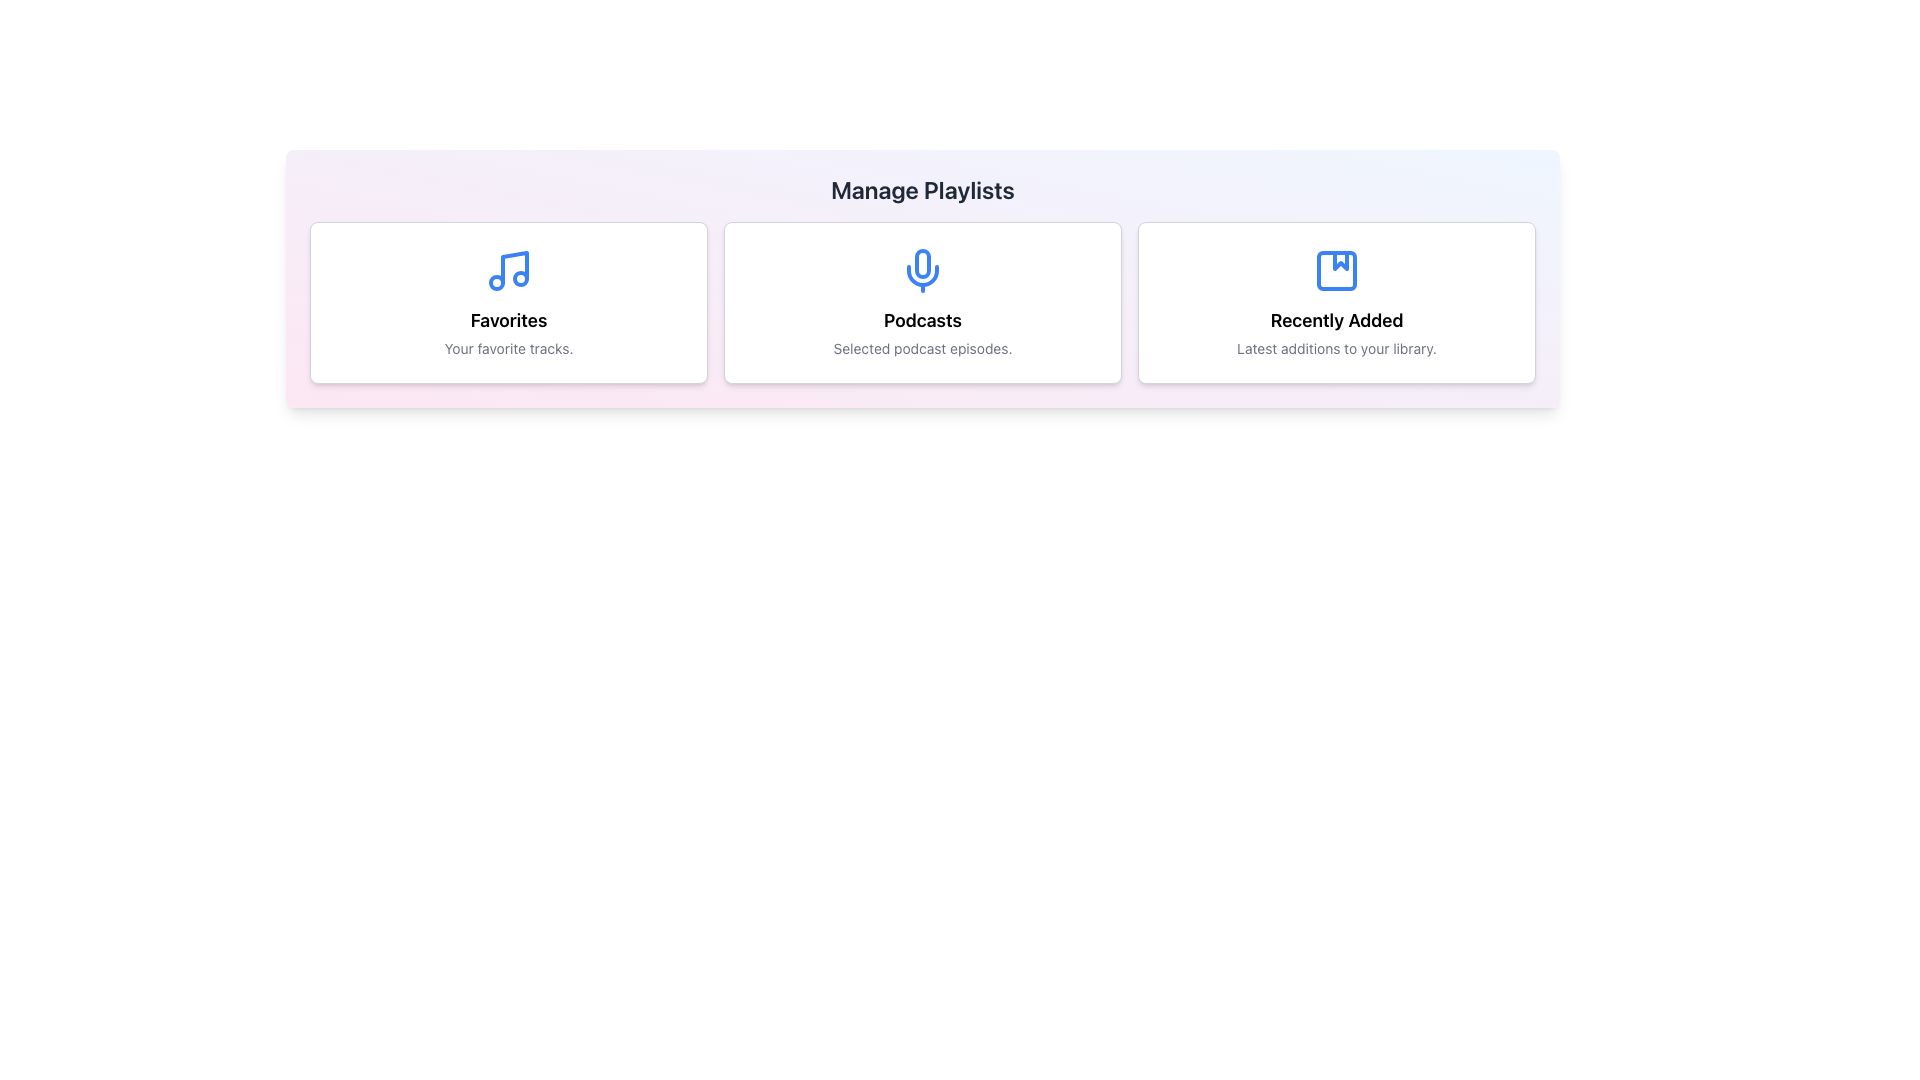 This screenshot has height=1080, width=1920. Describe the element at coordinates (1337, 303) in the screenshot. I see `the 'Recently Added' button, characterized by its white background, blue album icon, and bold title` at that location.